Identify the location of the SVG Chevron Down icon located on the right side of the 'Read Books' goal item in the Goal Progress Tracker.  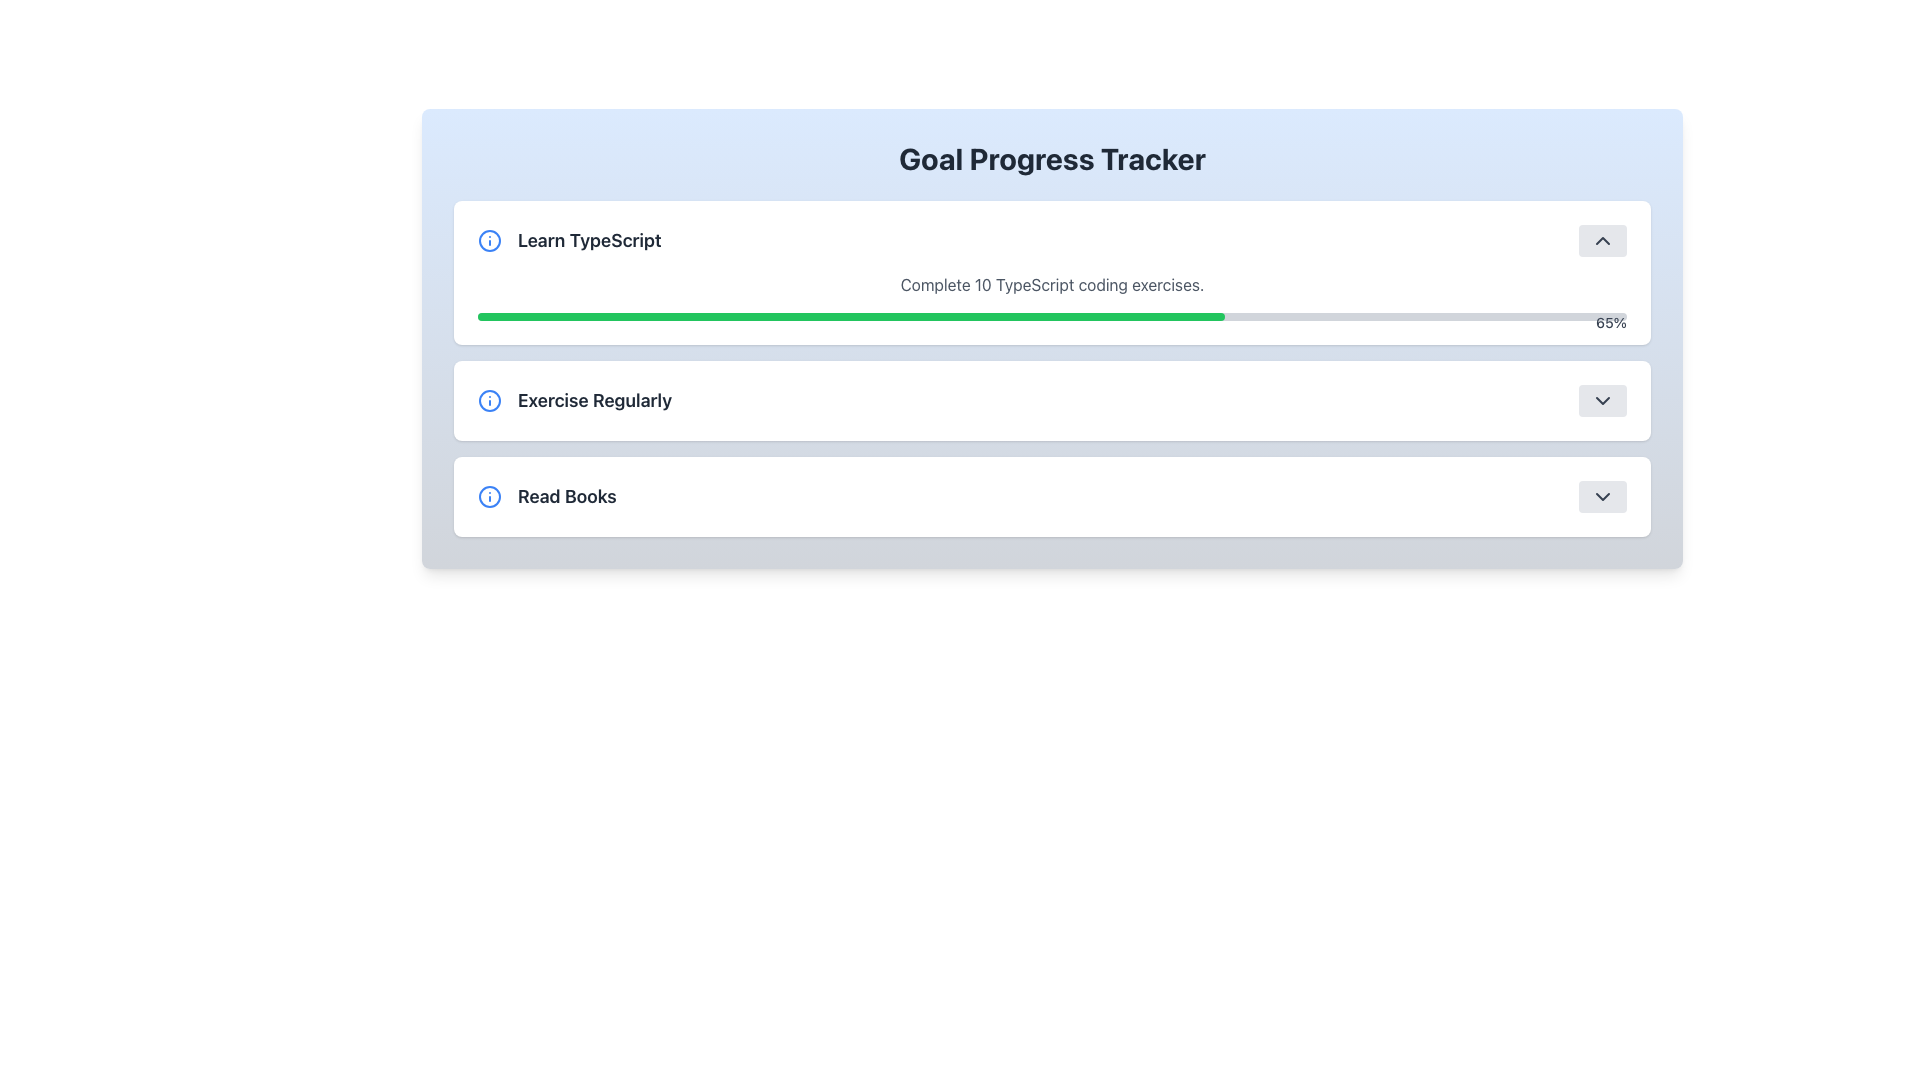
(1603, 496).